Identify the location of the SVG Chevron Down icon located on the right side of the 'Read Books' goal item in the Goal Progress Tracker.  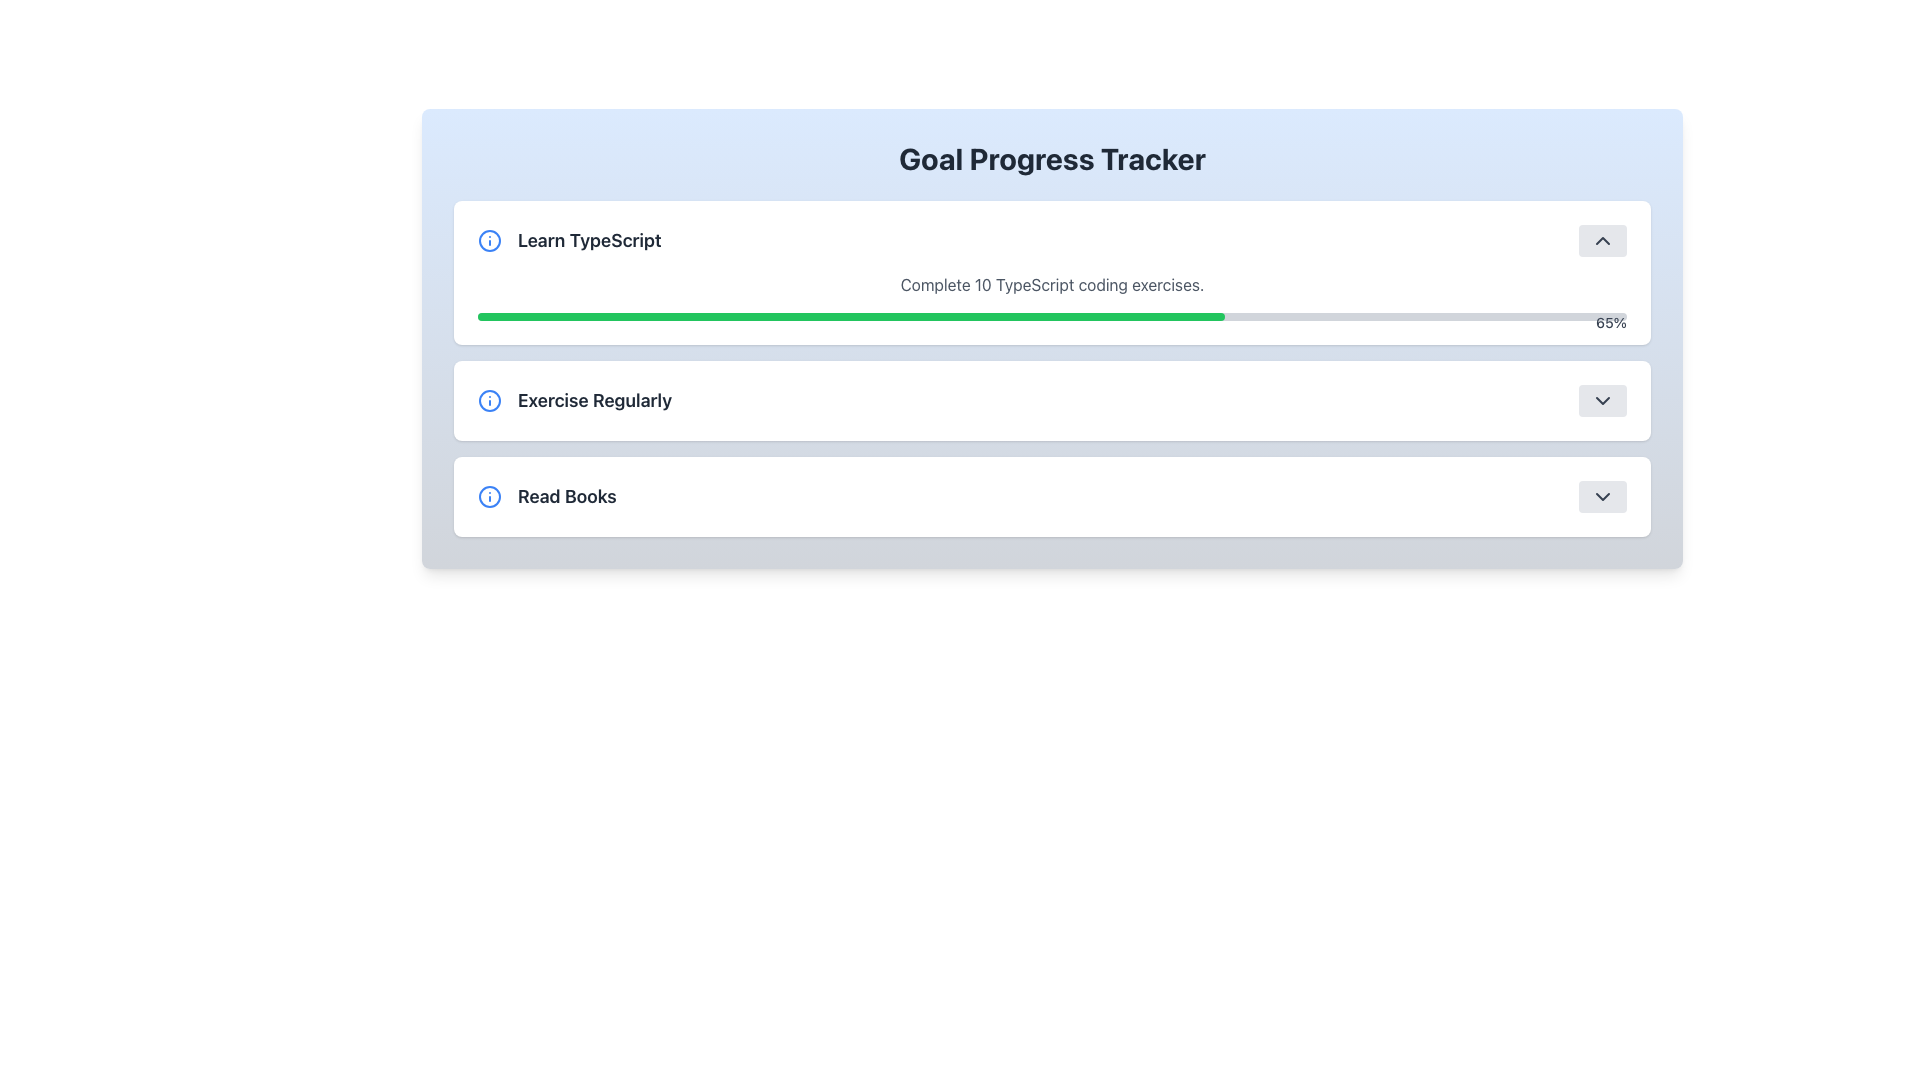
(1603, 496).